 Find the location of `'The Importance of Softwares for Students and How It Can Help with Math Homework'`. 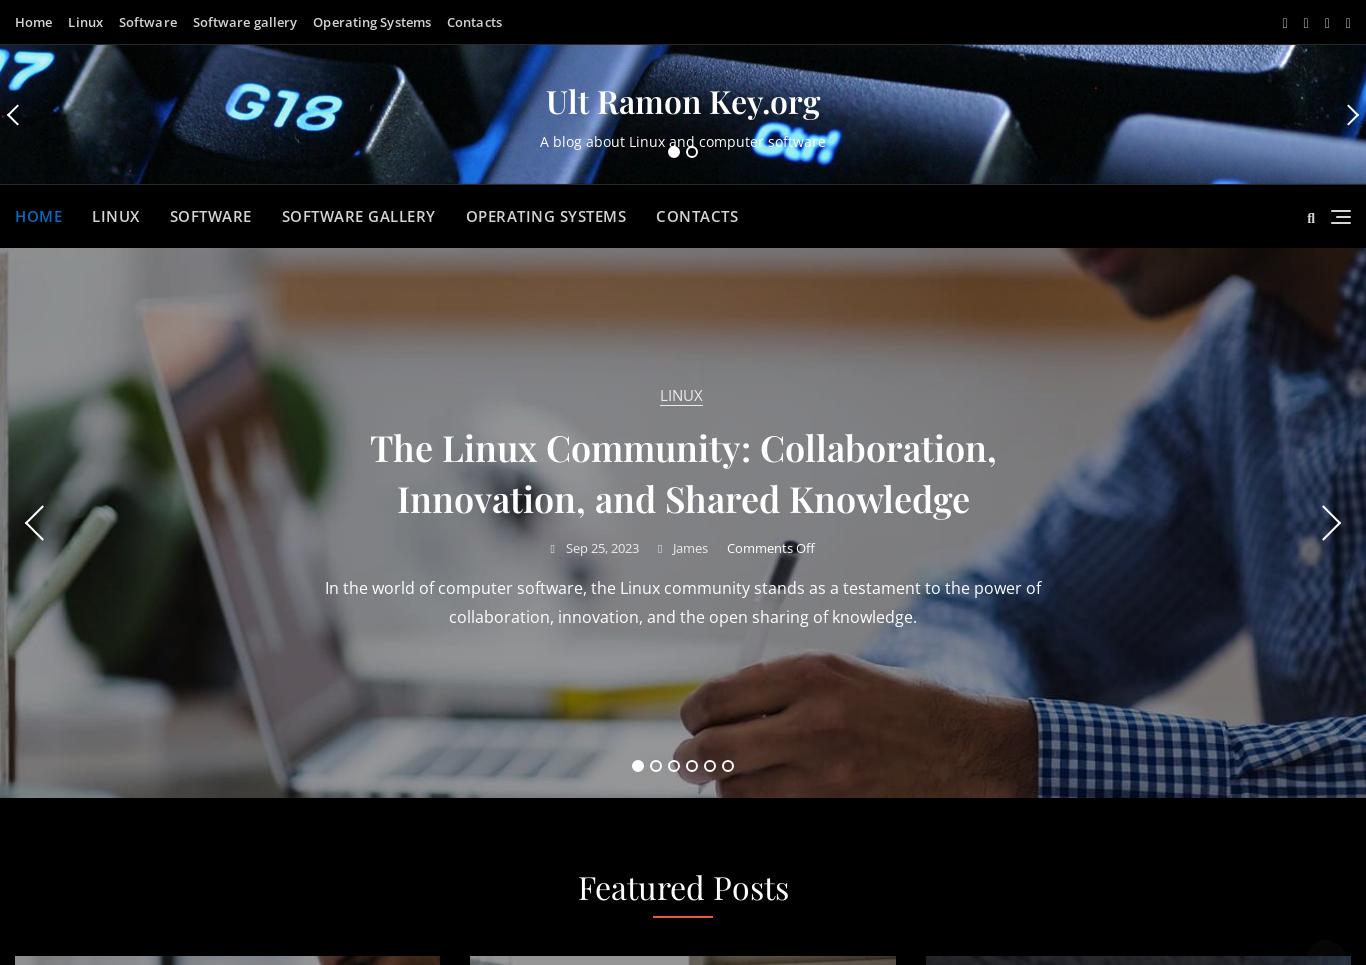

'The Importance of Softwares for Students and How It Can Help with Math Homework' is located at coordinates (683, 470).